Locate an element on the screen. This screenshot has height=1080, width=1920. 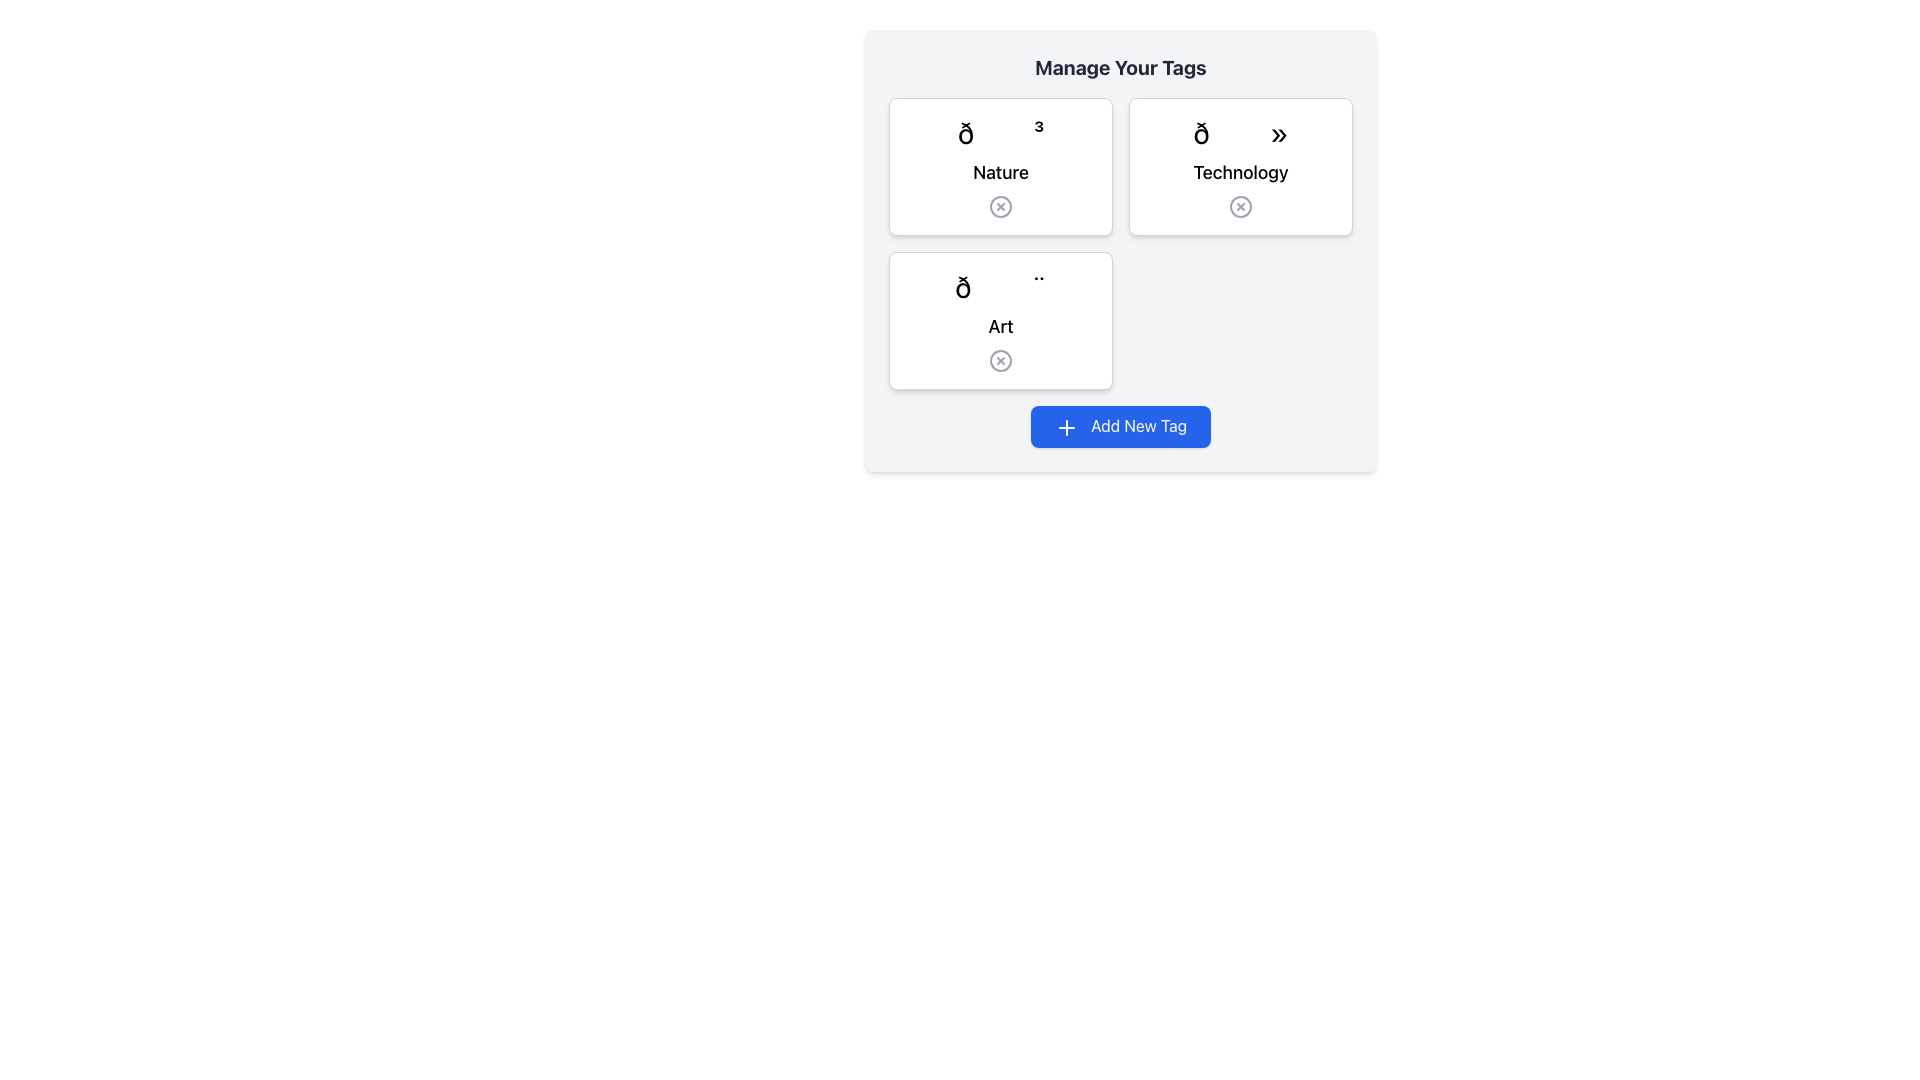
the 'Technology' category card, which is the second card in the grid layout, to observe any hover effects is located at coordinates (1240, 165).